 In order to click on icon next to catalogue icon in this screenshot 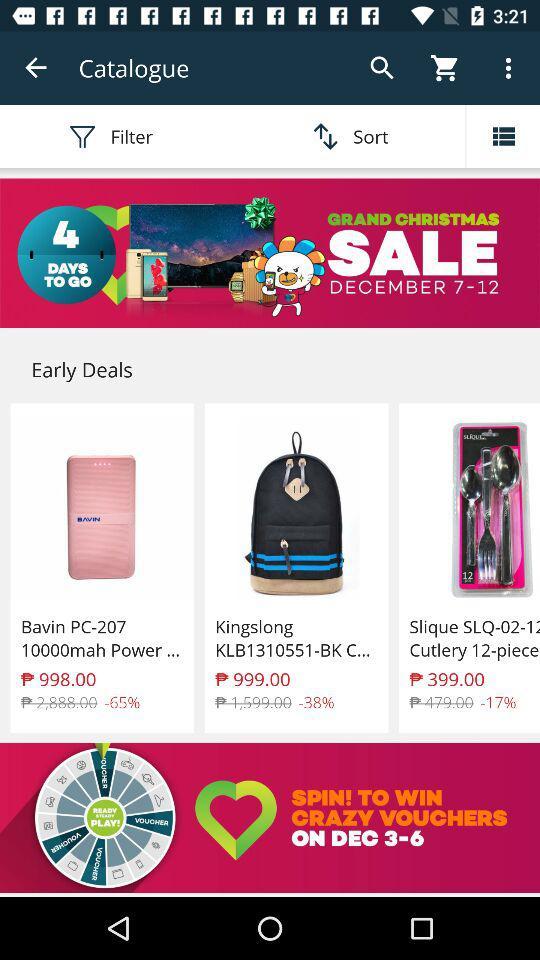, I will do `click(36, 68)`.